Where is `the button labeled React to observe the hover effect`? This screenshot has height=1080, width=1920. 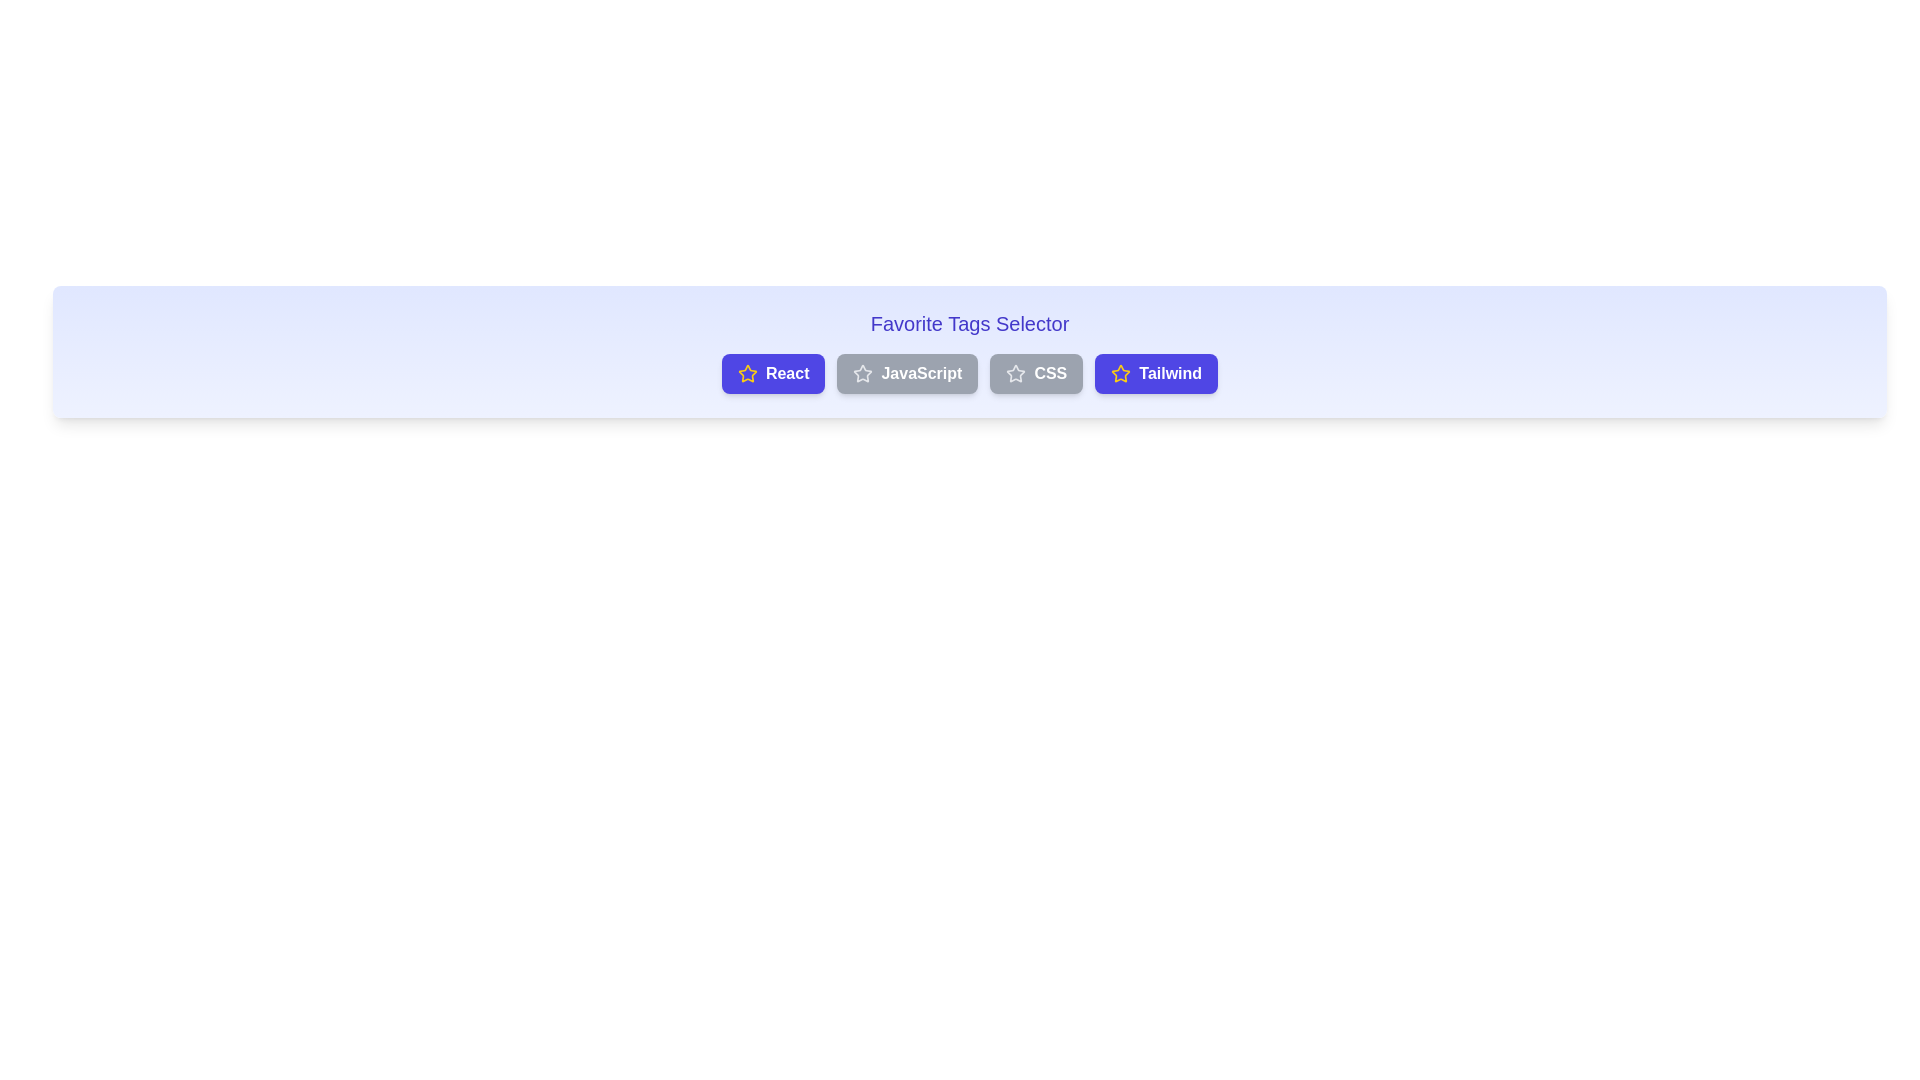 the button labeled React to observe the hover effect is located at coordinates (772, 374).